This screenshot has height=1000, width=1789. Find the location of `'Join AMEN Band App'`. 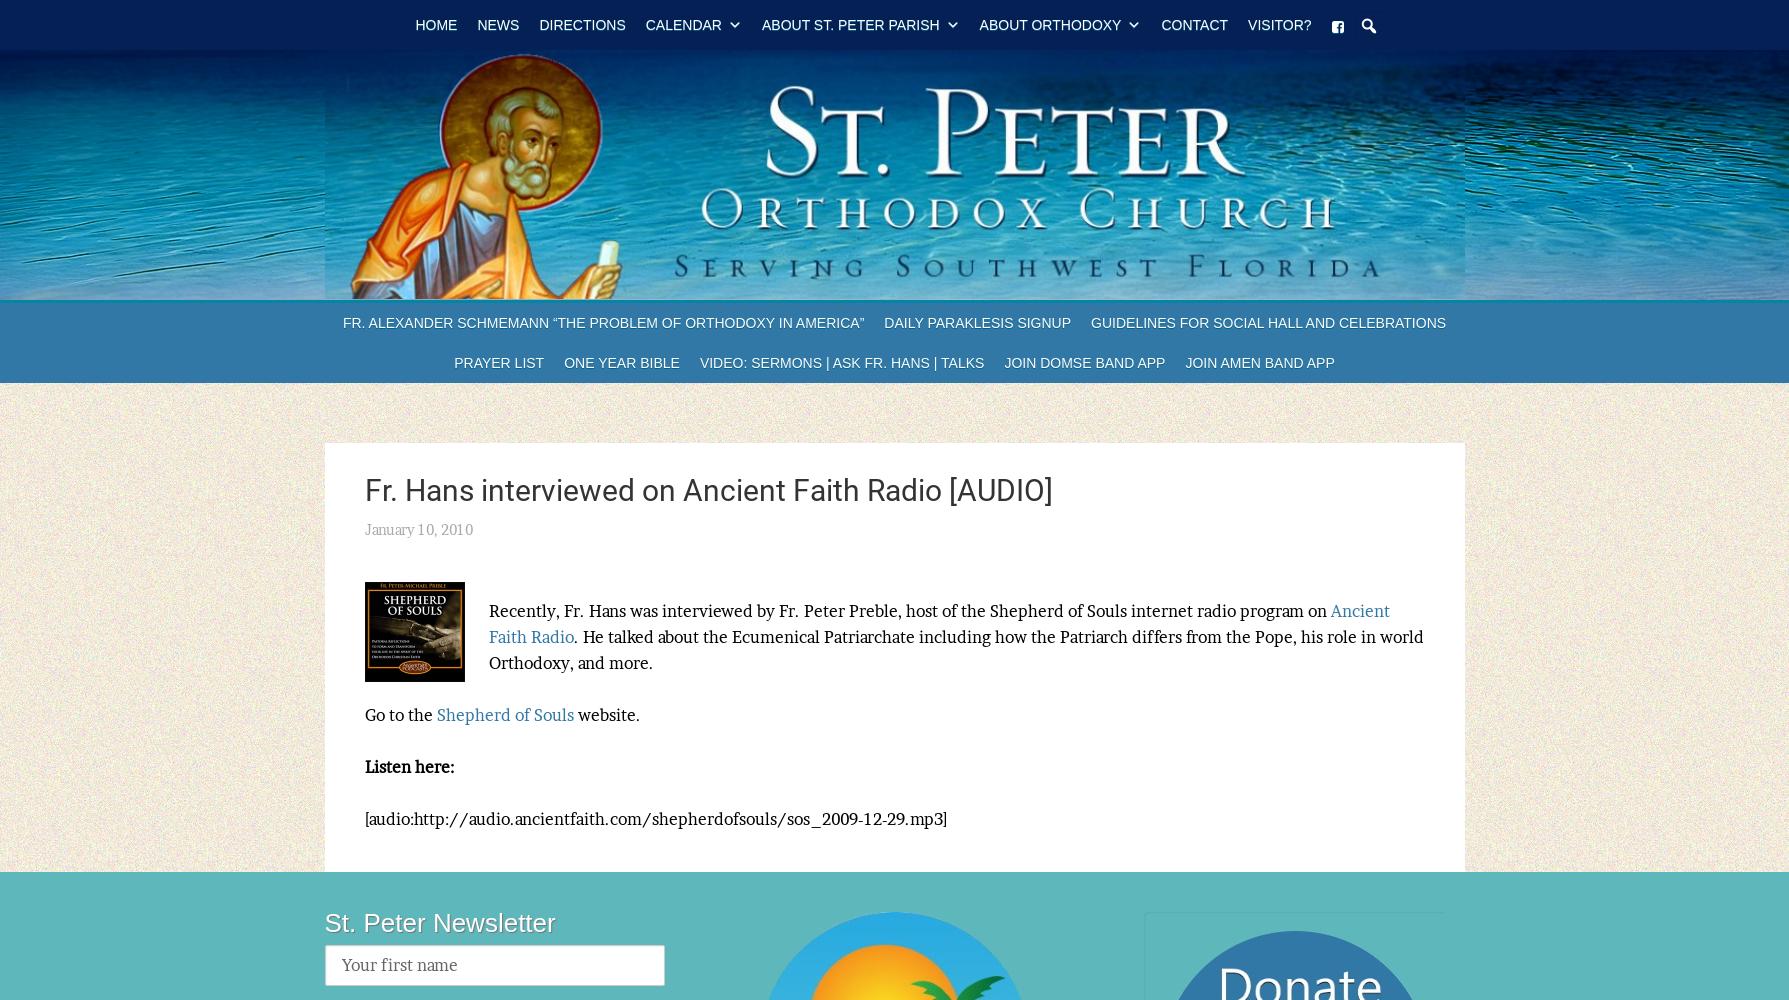

'Join AMEN Band App' is located at coordinates (1259, 362).